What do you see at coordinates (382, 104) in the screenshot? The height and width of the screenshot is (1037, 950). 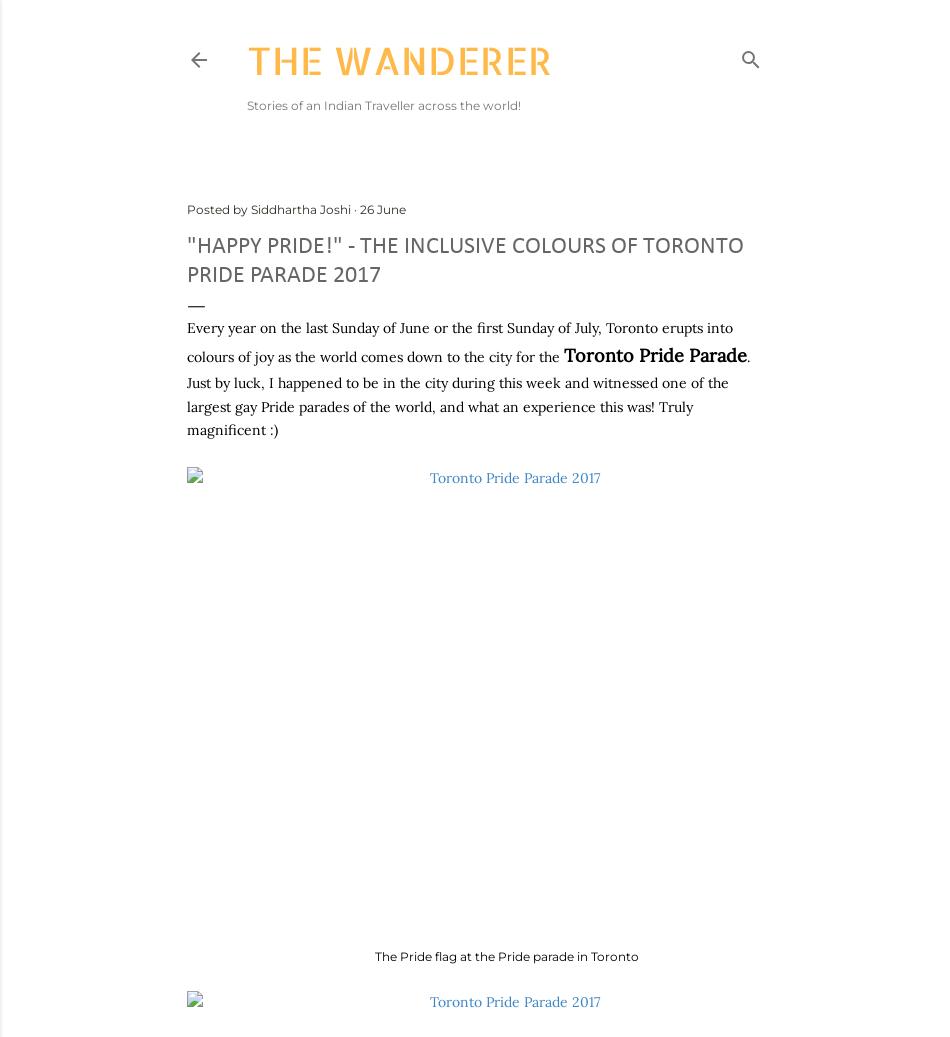 I see `'Stories of an Indian Traveller across the world!'` at bounding box center [382, 104].